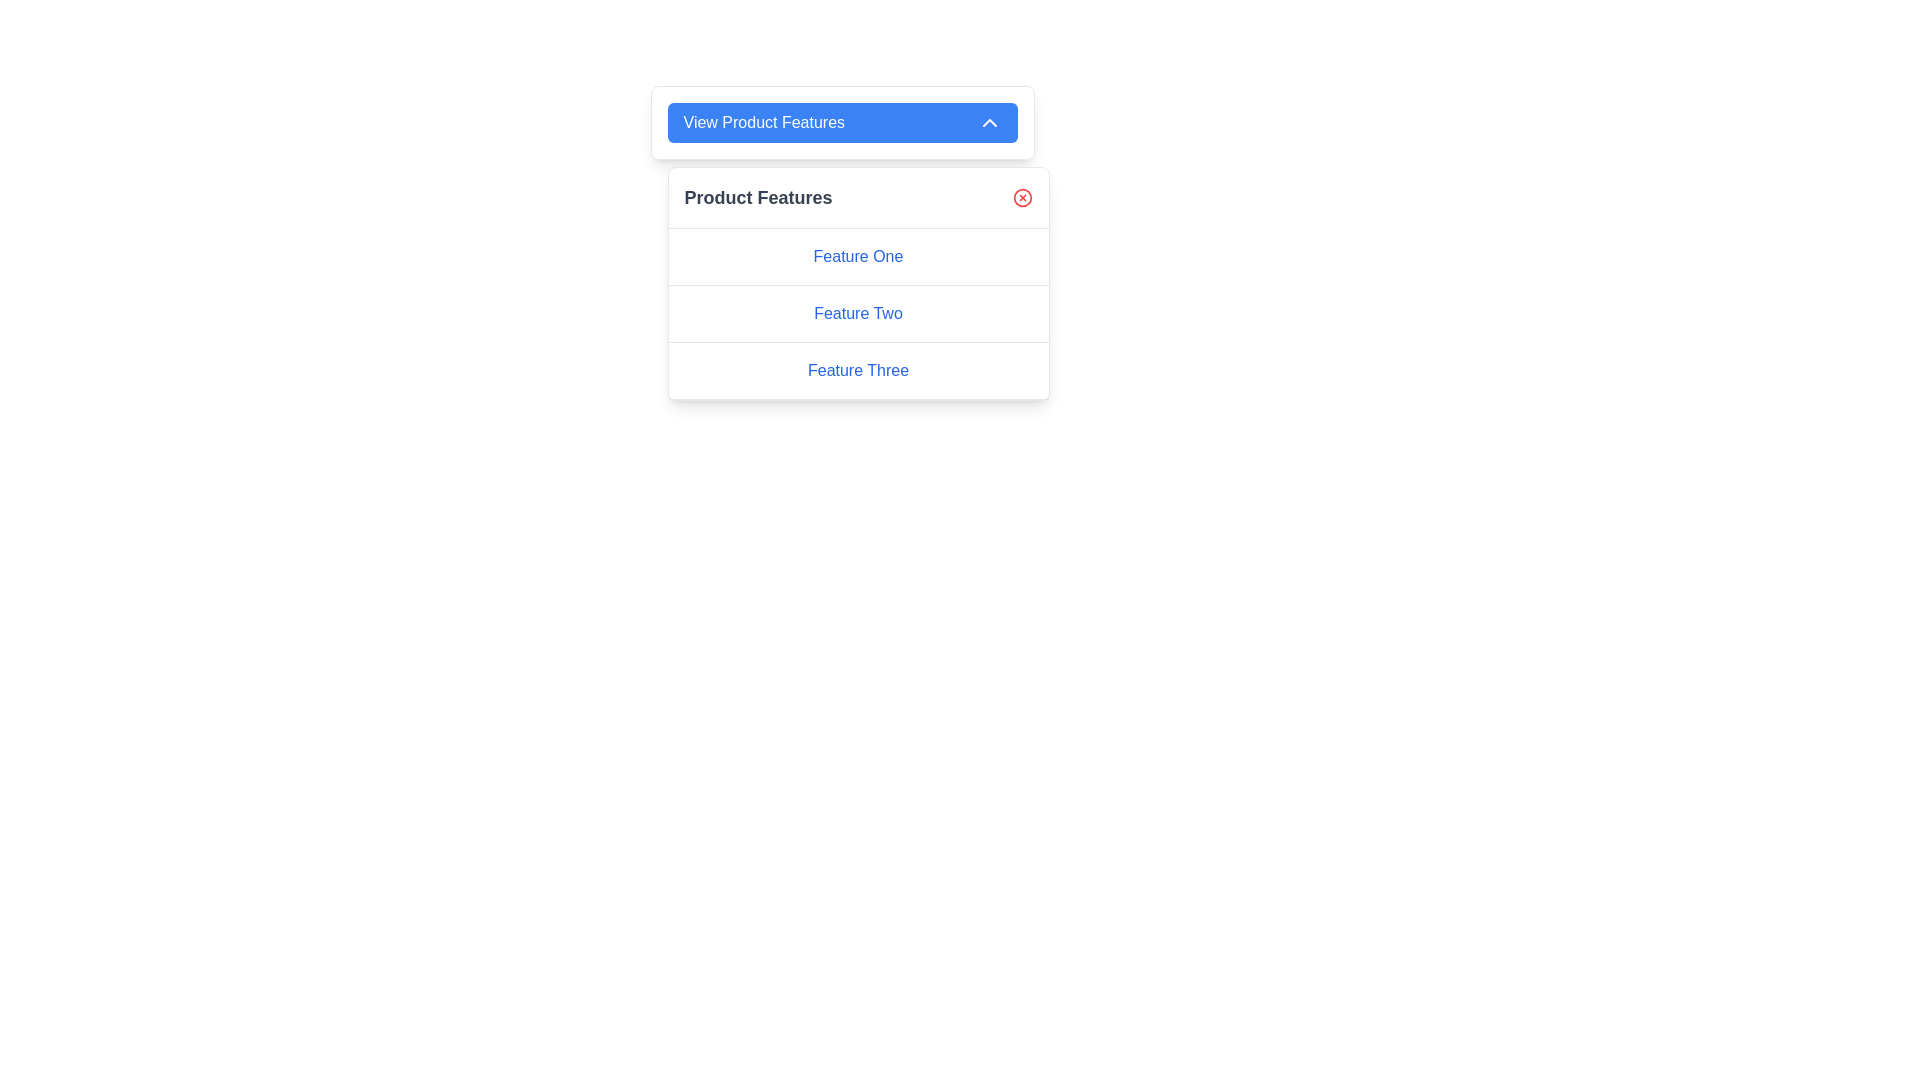  I want to click on the navigational link labeled 'Feature Three' located under the 'Product Features' section, so click(858, 371).